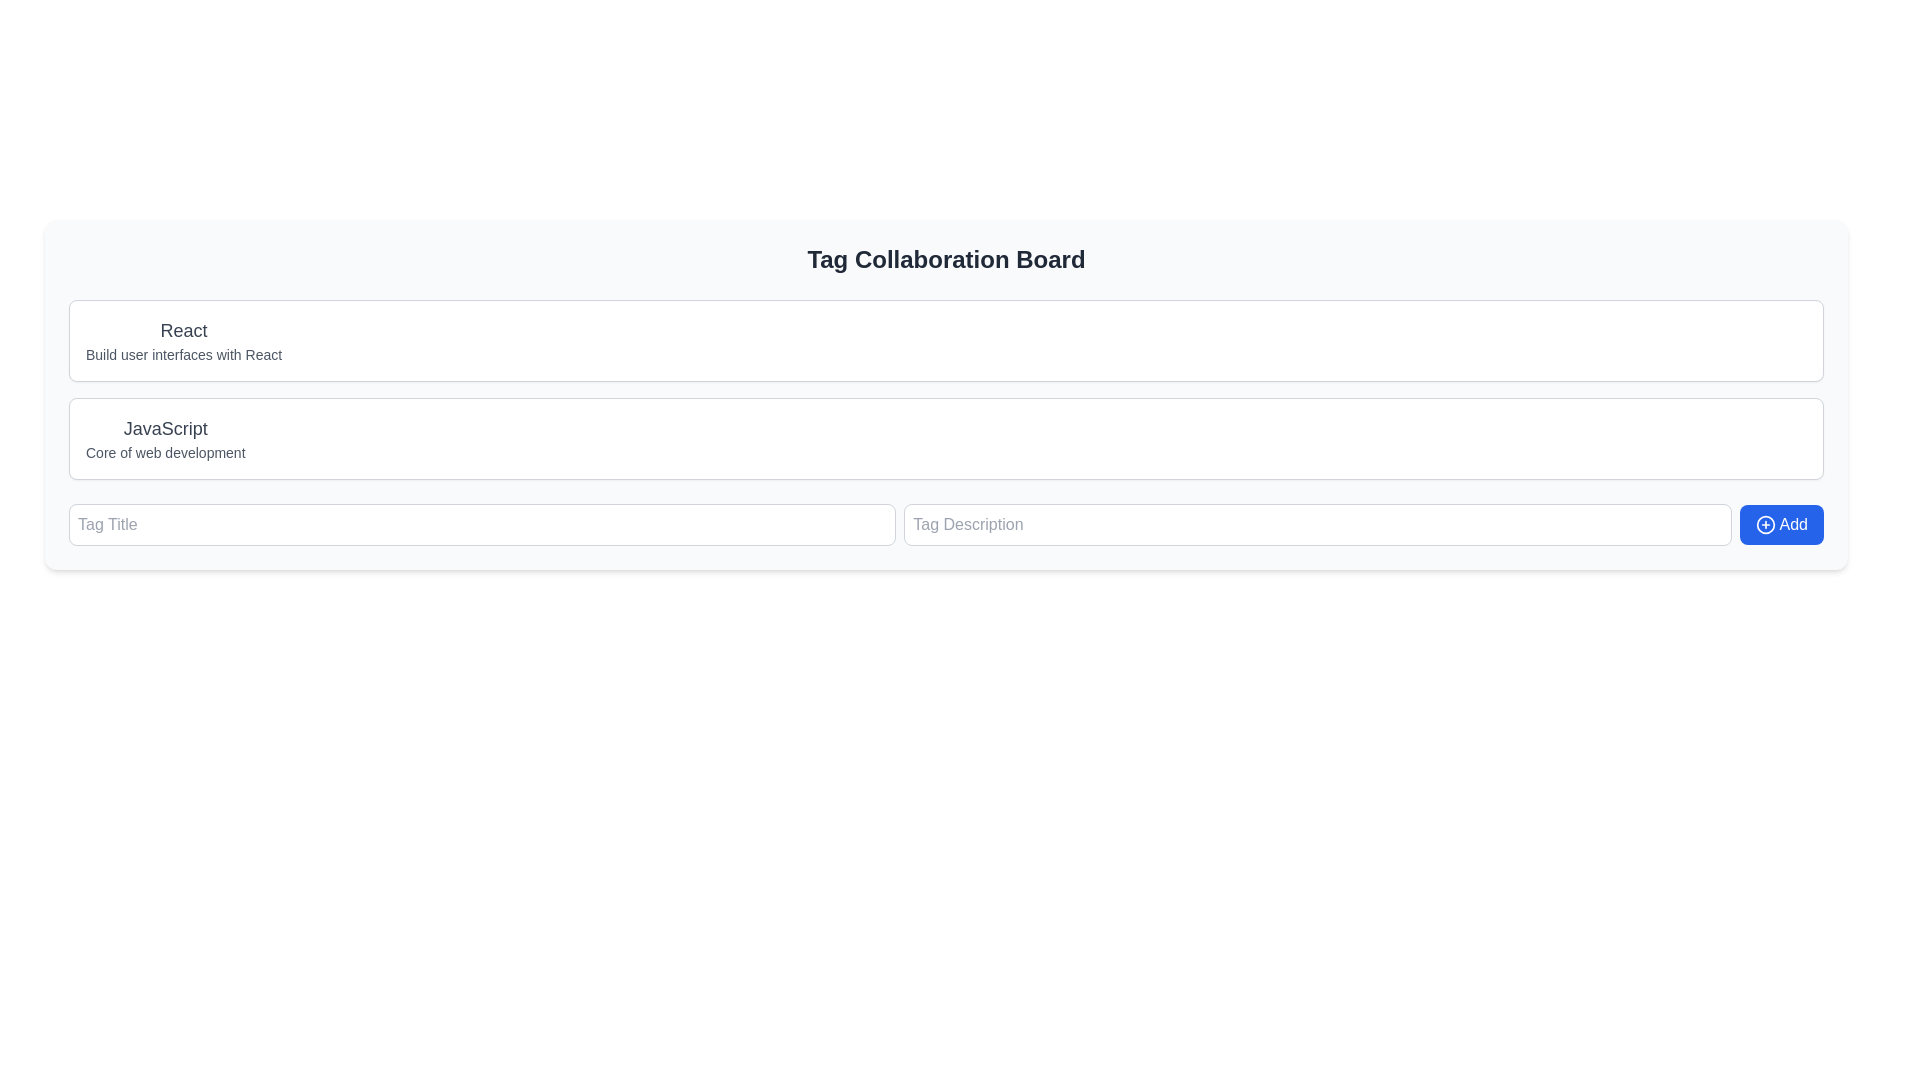  What do you see at coordinates (1781, 523) in the screenshot?
I see `the 'Add' button located at the bottom-right corner of the interface` at bounding box center [1781, 523].